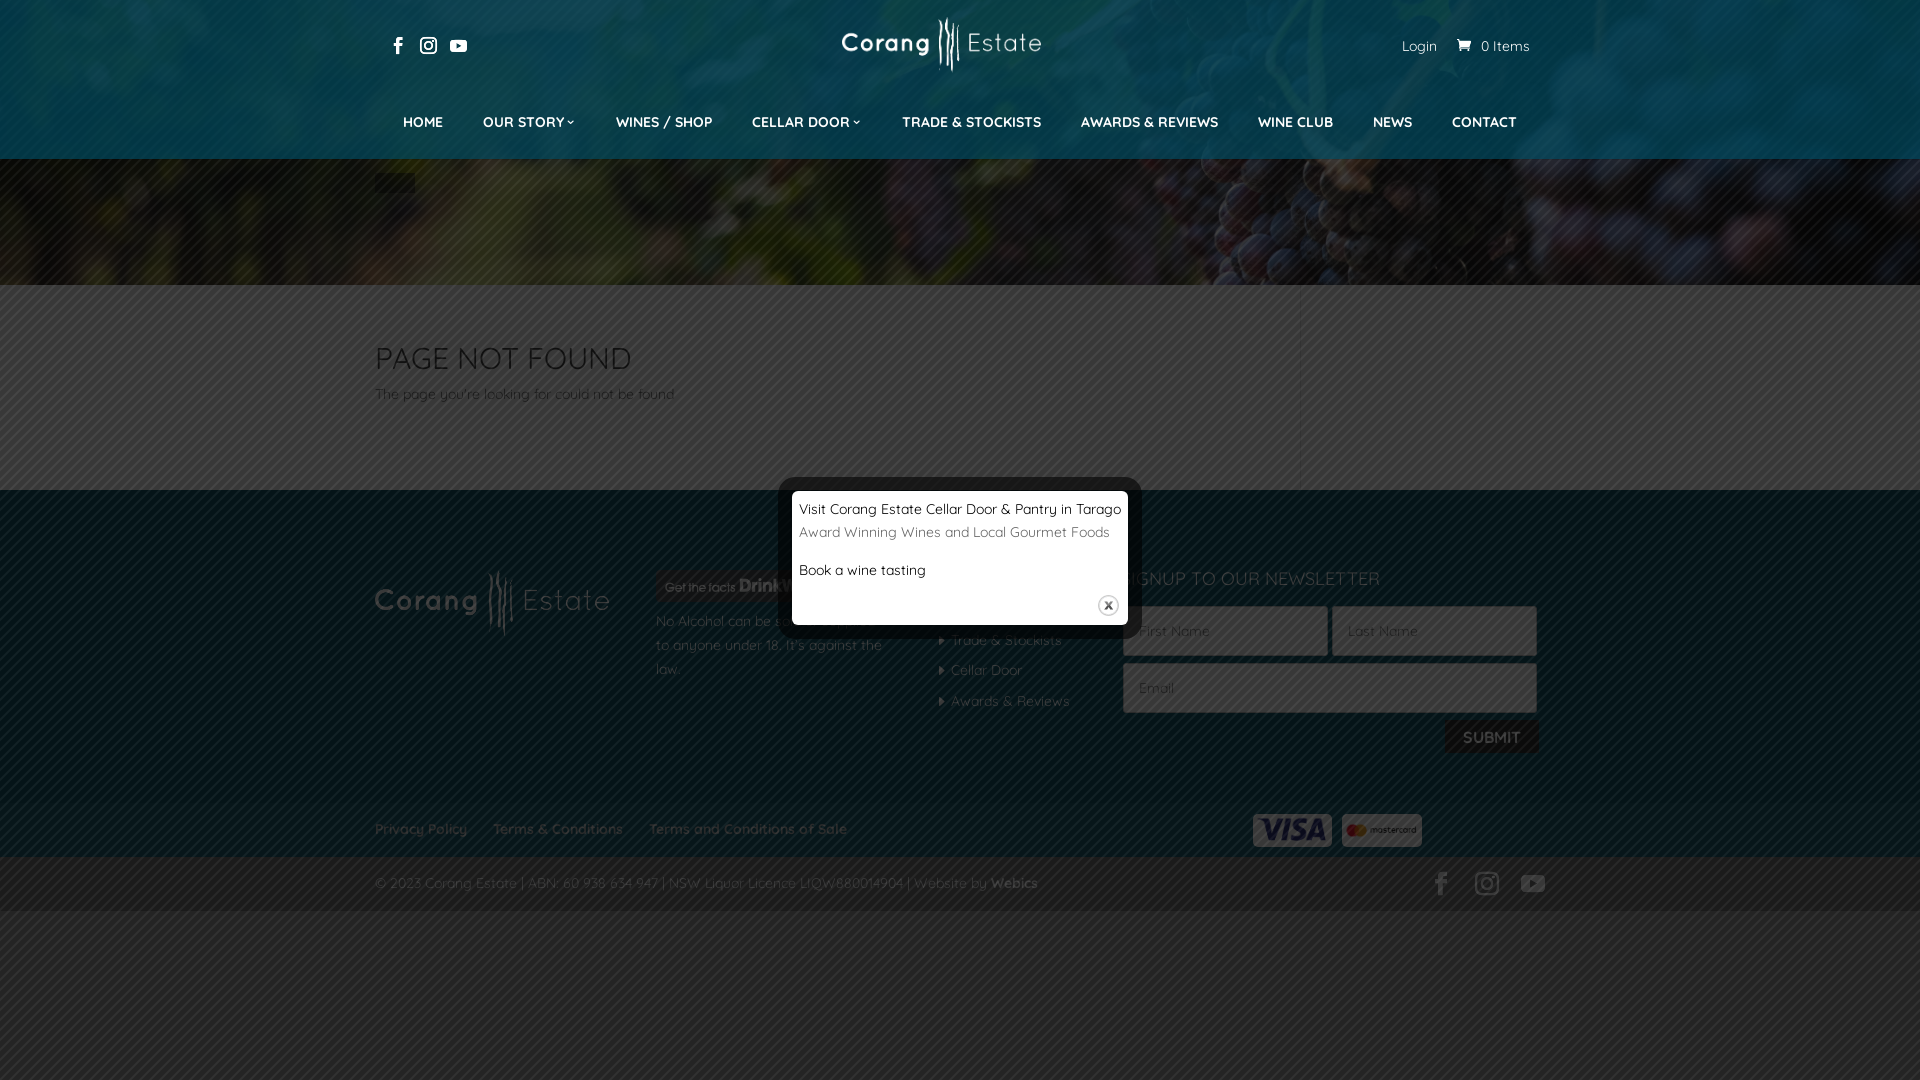 The image size is (1920, 1080). I want to click on 'NEWS', so click(1391, 122).